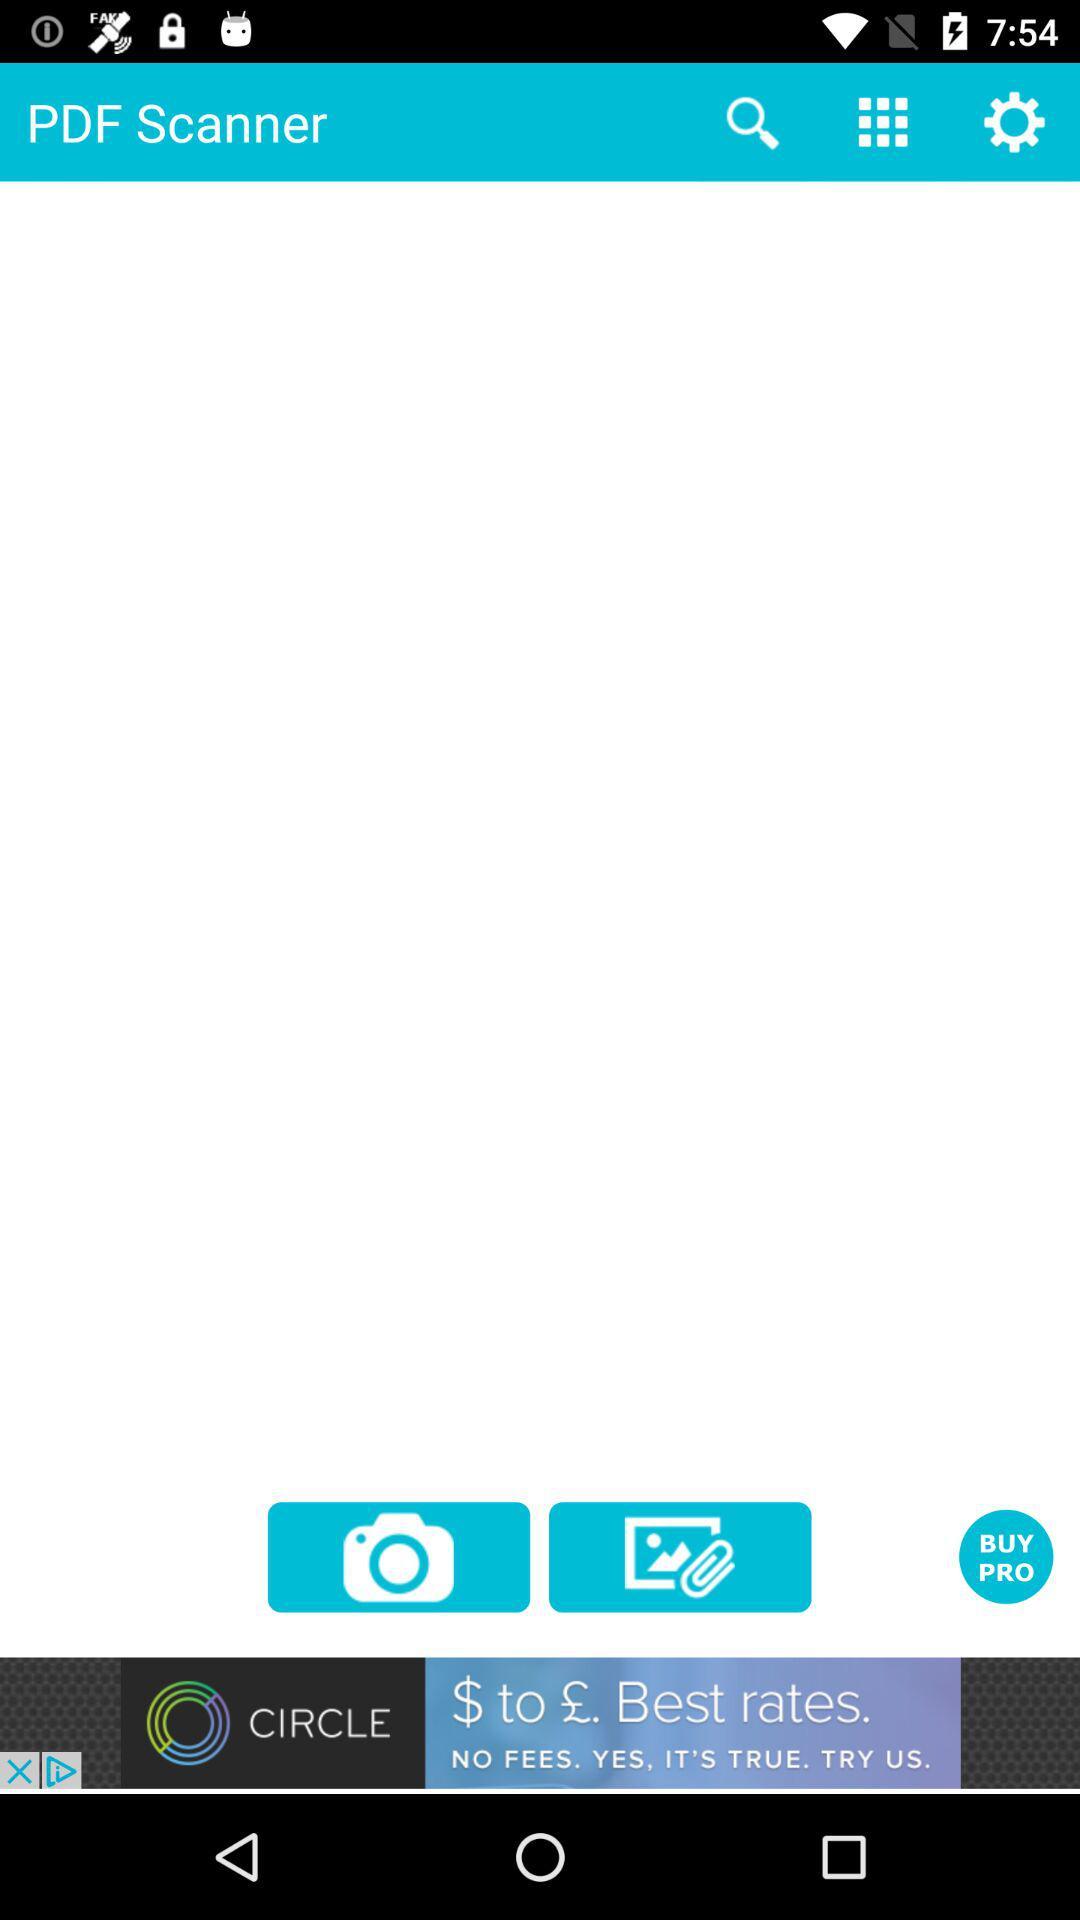 The height and width of the screenshot is (1920, 1080). What do you see at coordinates (751, 121) in the screenshot?
I see `the search icon` at bounding box center [751, 121].